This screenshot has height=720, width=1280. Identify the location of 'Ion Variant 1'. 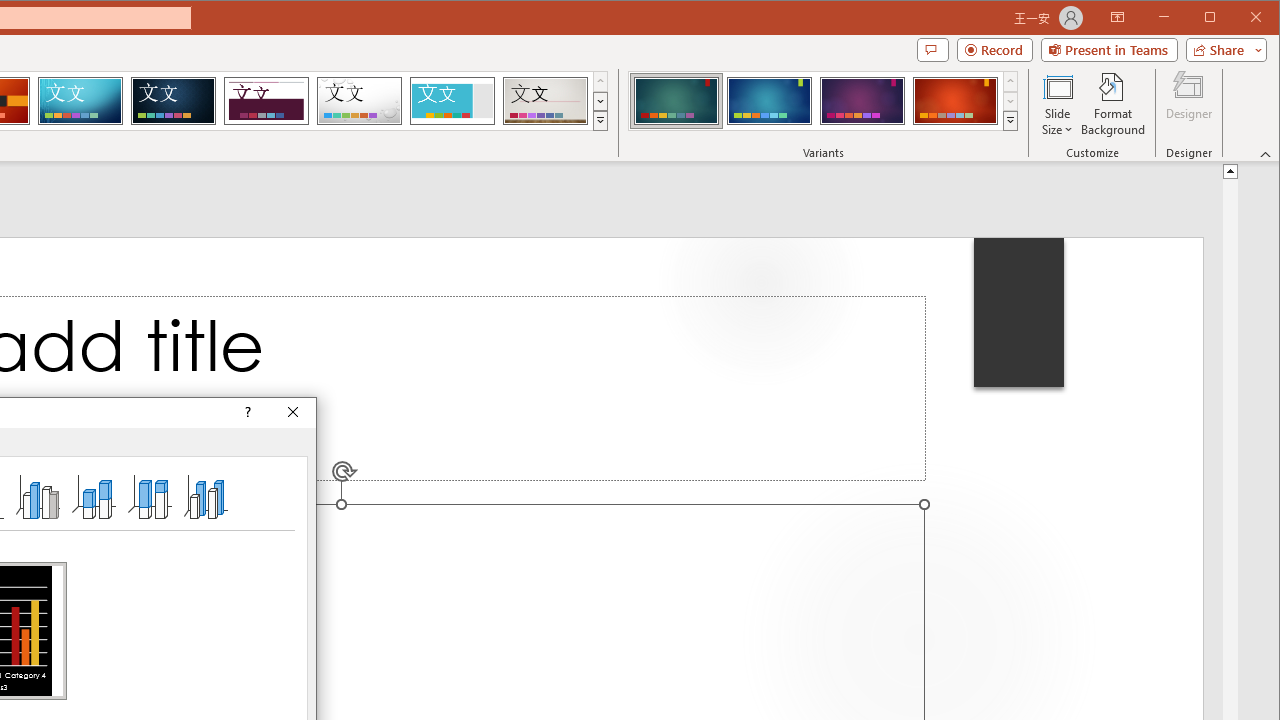
(676, 100).